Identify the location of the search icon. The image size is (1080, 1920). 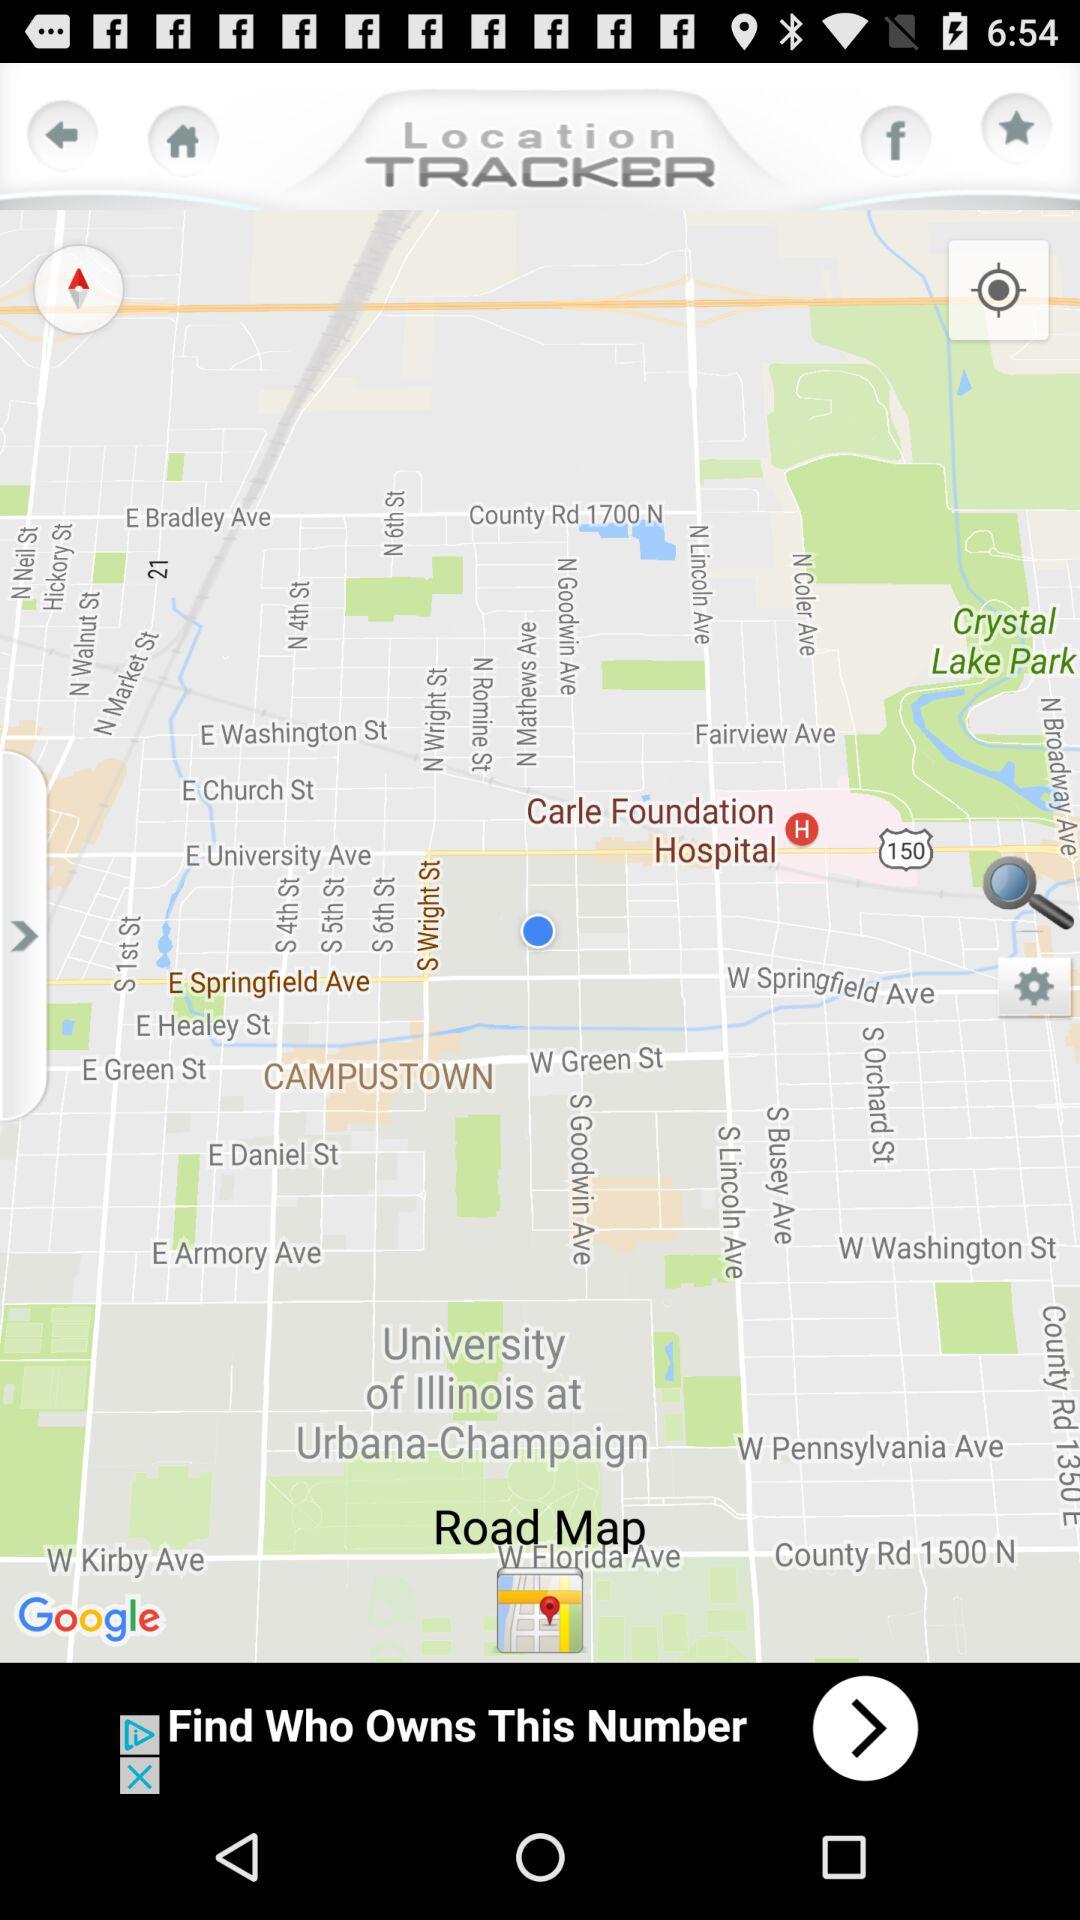
(1027, 960).